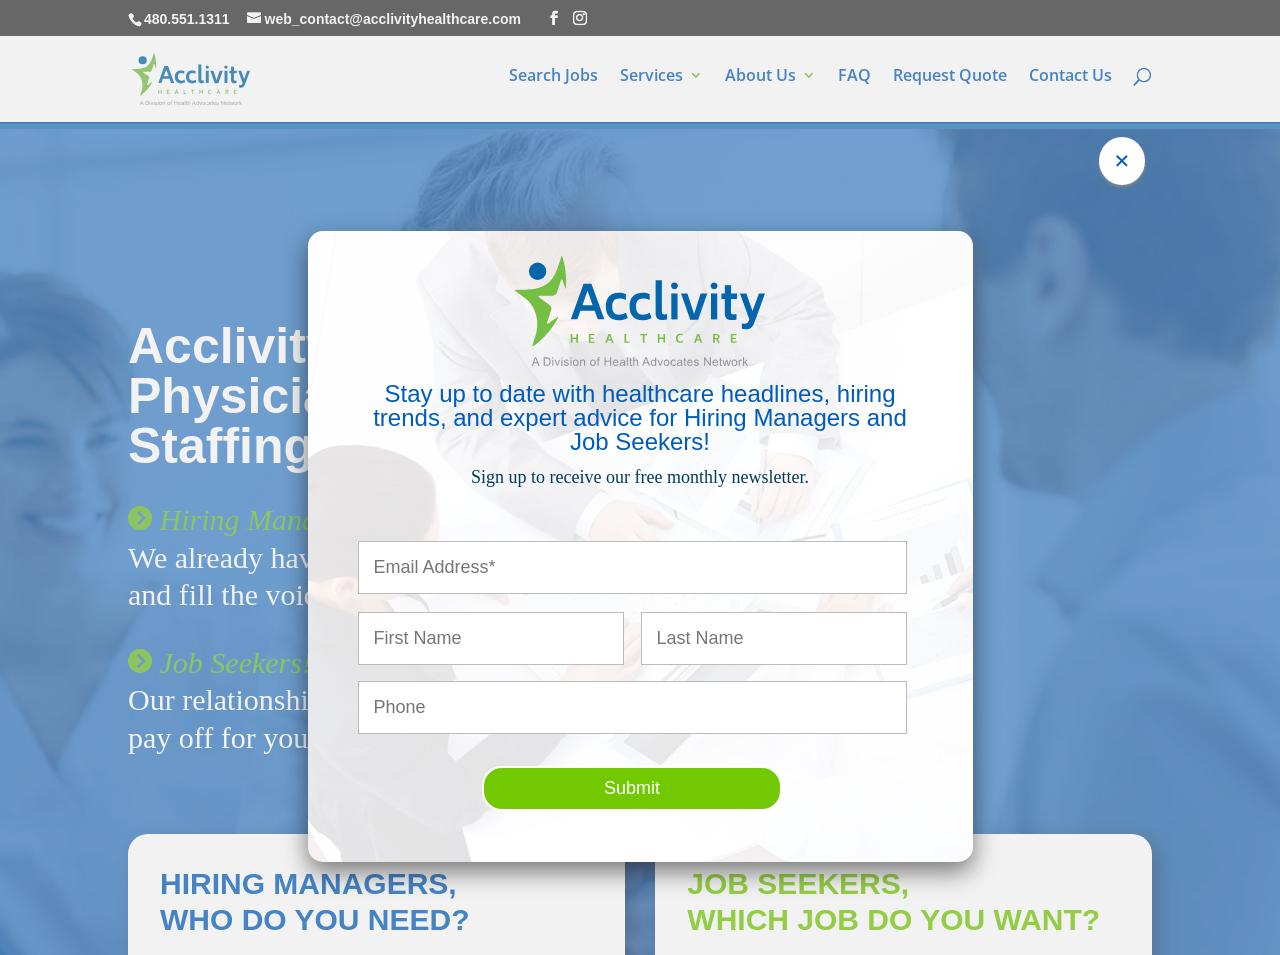  What do you see at coordinates (522, 395) in the screenshot?
I see `'Acclivity Healthcare Hospital and Physician Office Recruiting and Staffing'` at bounding box center [522, 395].